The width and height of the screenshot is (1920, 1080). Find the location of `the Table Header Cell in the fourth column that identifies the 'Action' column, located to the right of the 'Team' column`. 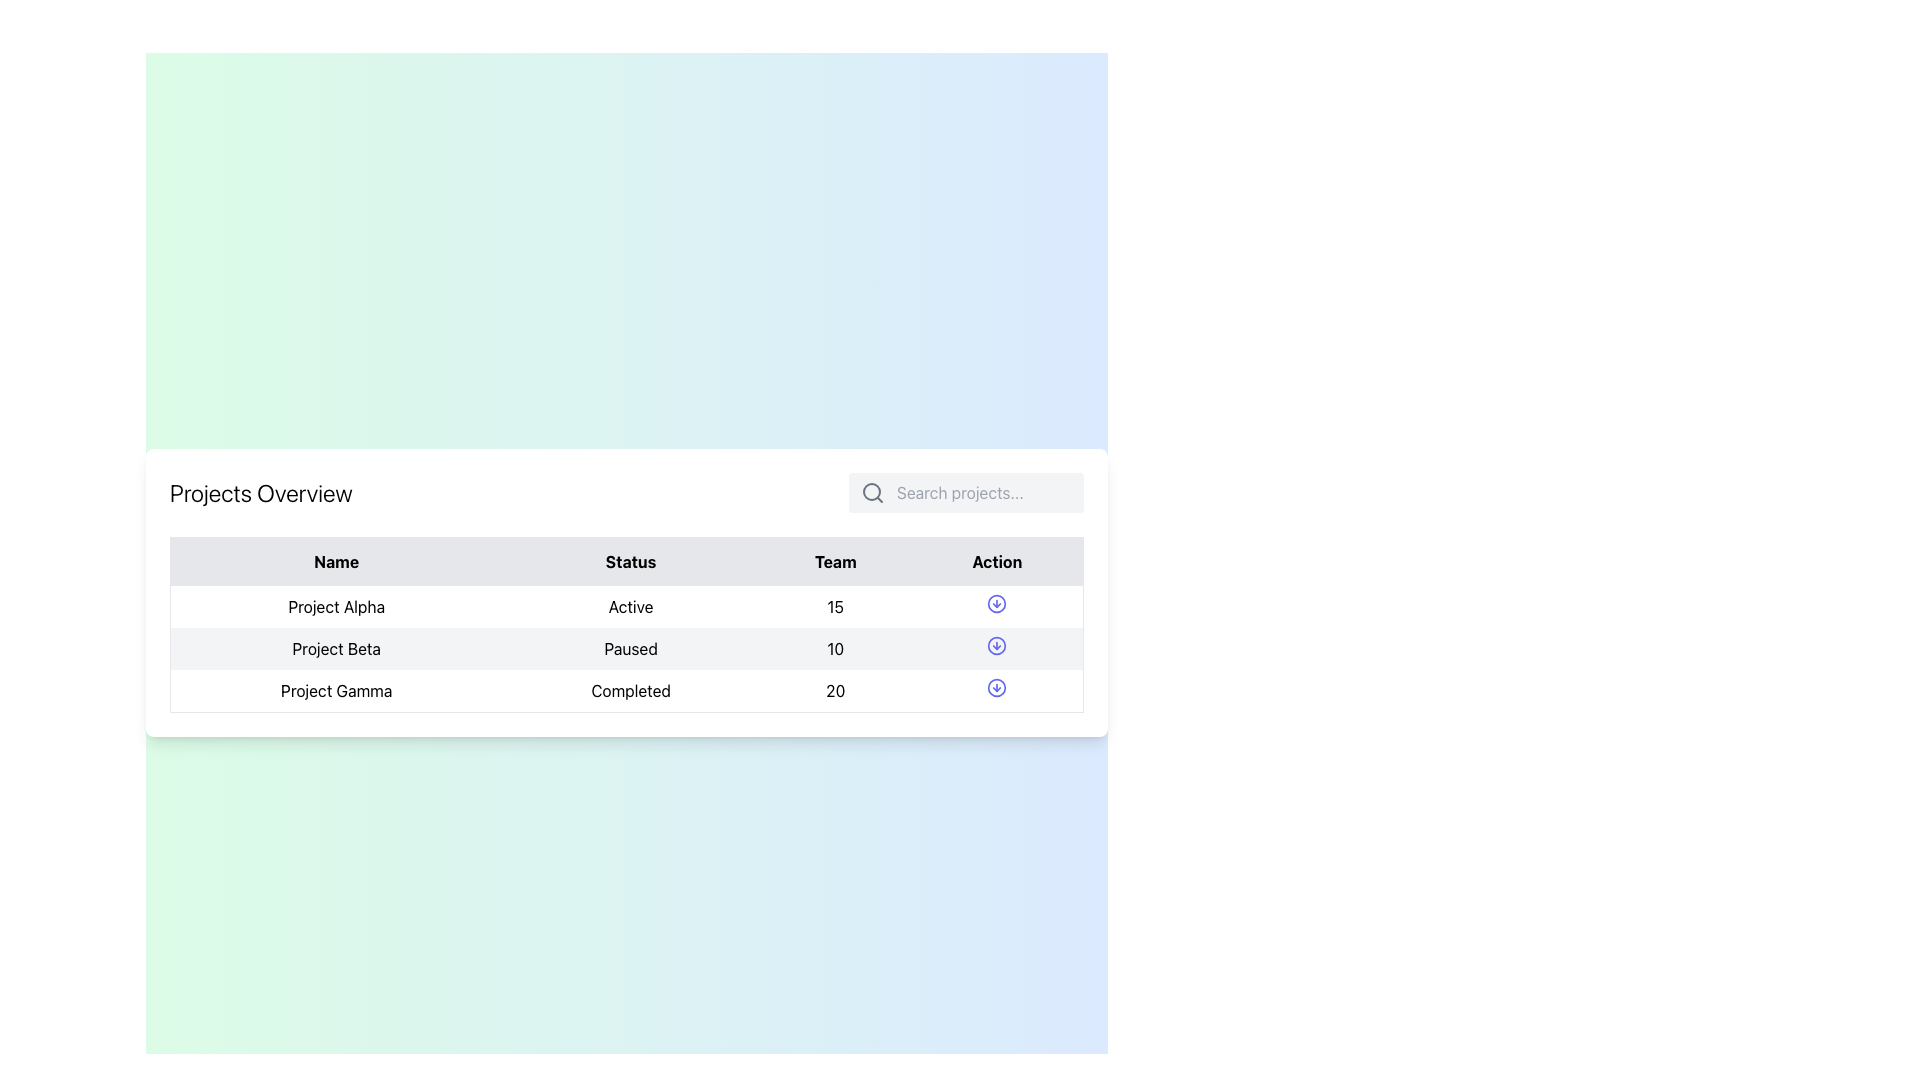

the Table Header Cell in the fourth column that identifies the 'Action' column, located to the right of the 'Team' column is located at coordinates (997, 561).